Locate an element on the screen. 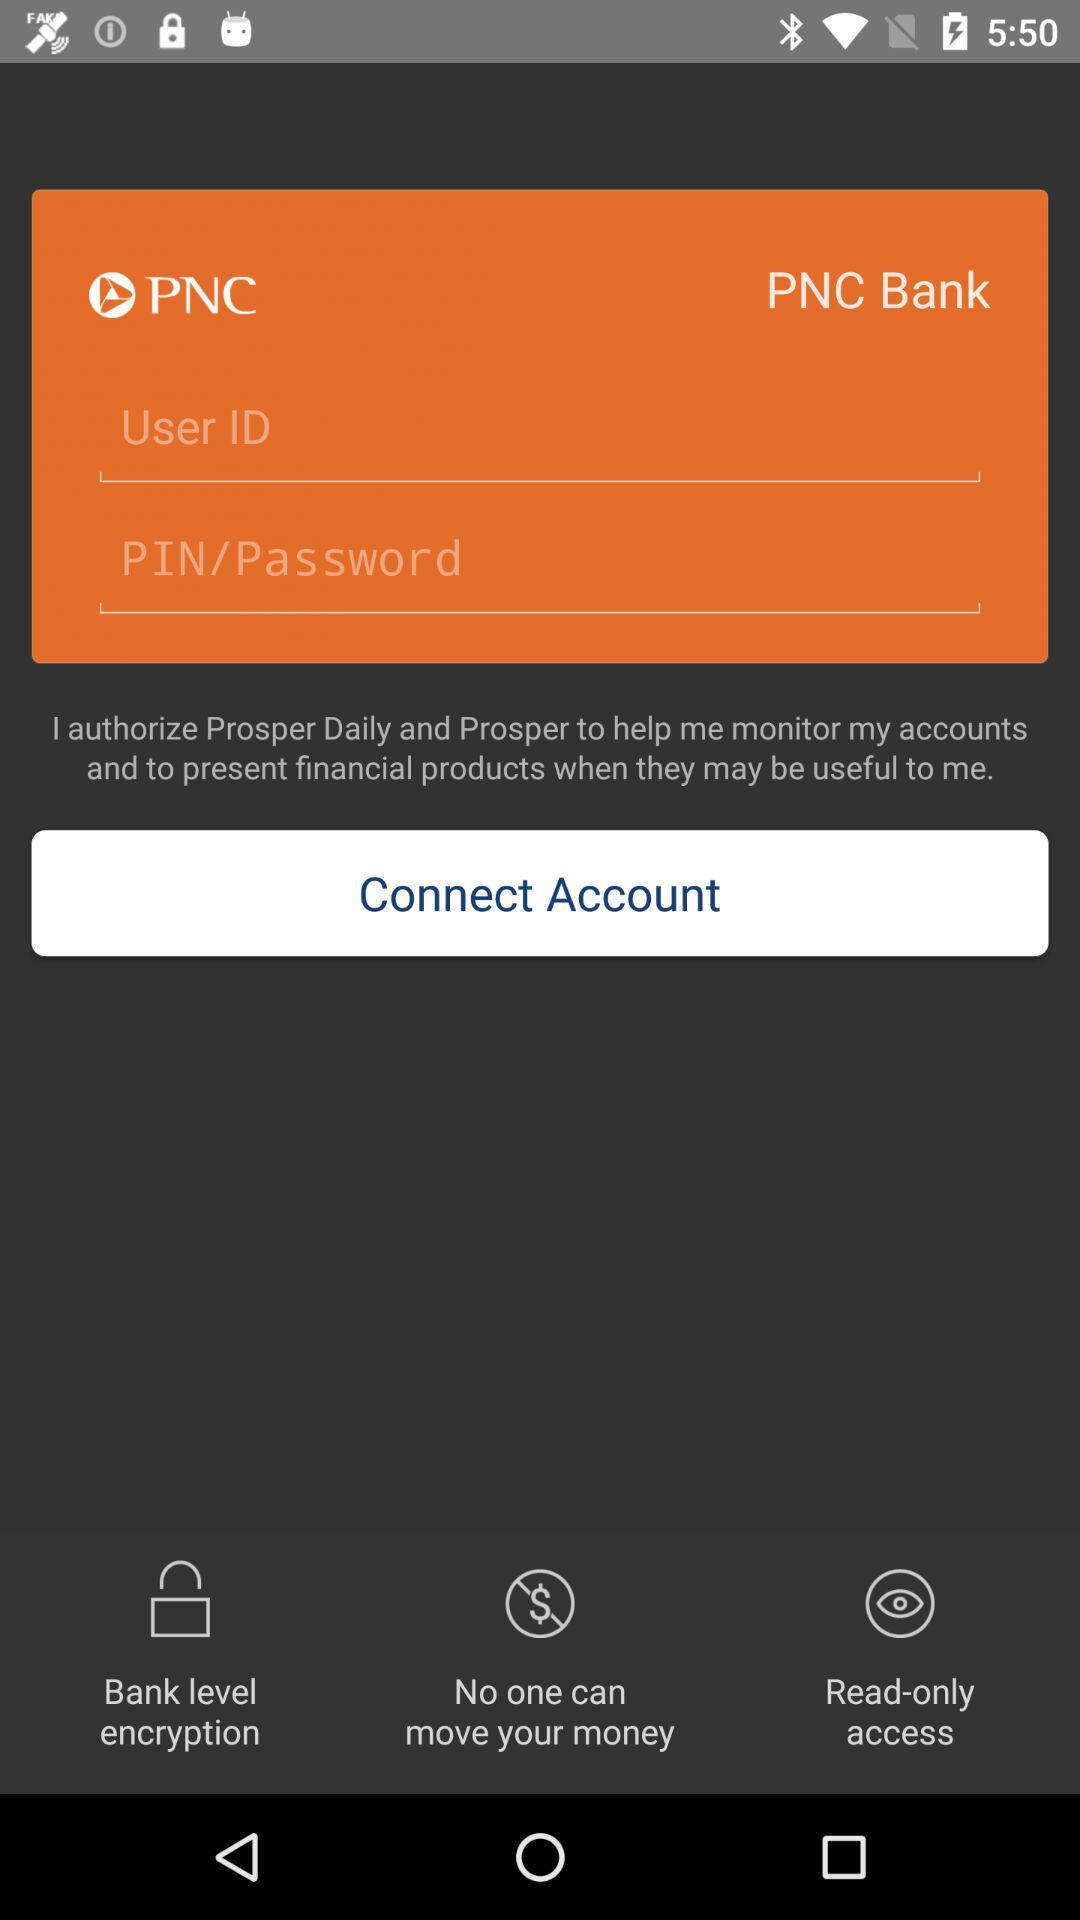 This screenshot has height=1920, width=1080. button page is located at coordinates (540, 426).